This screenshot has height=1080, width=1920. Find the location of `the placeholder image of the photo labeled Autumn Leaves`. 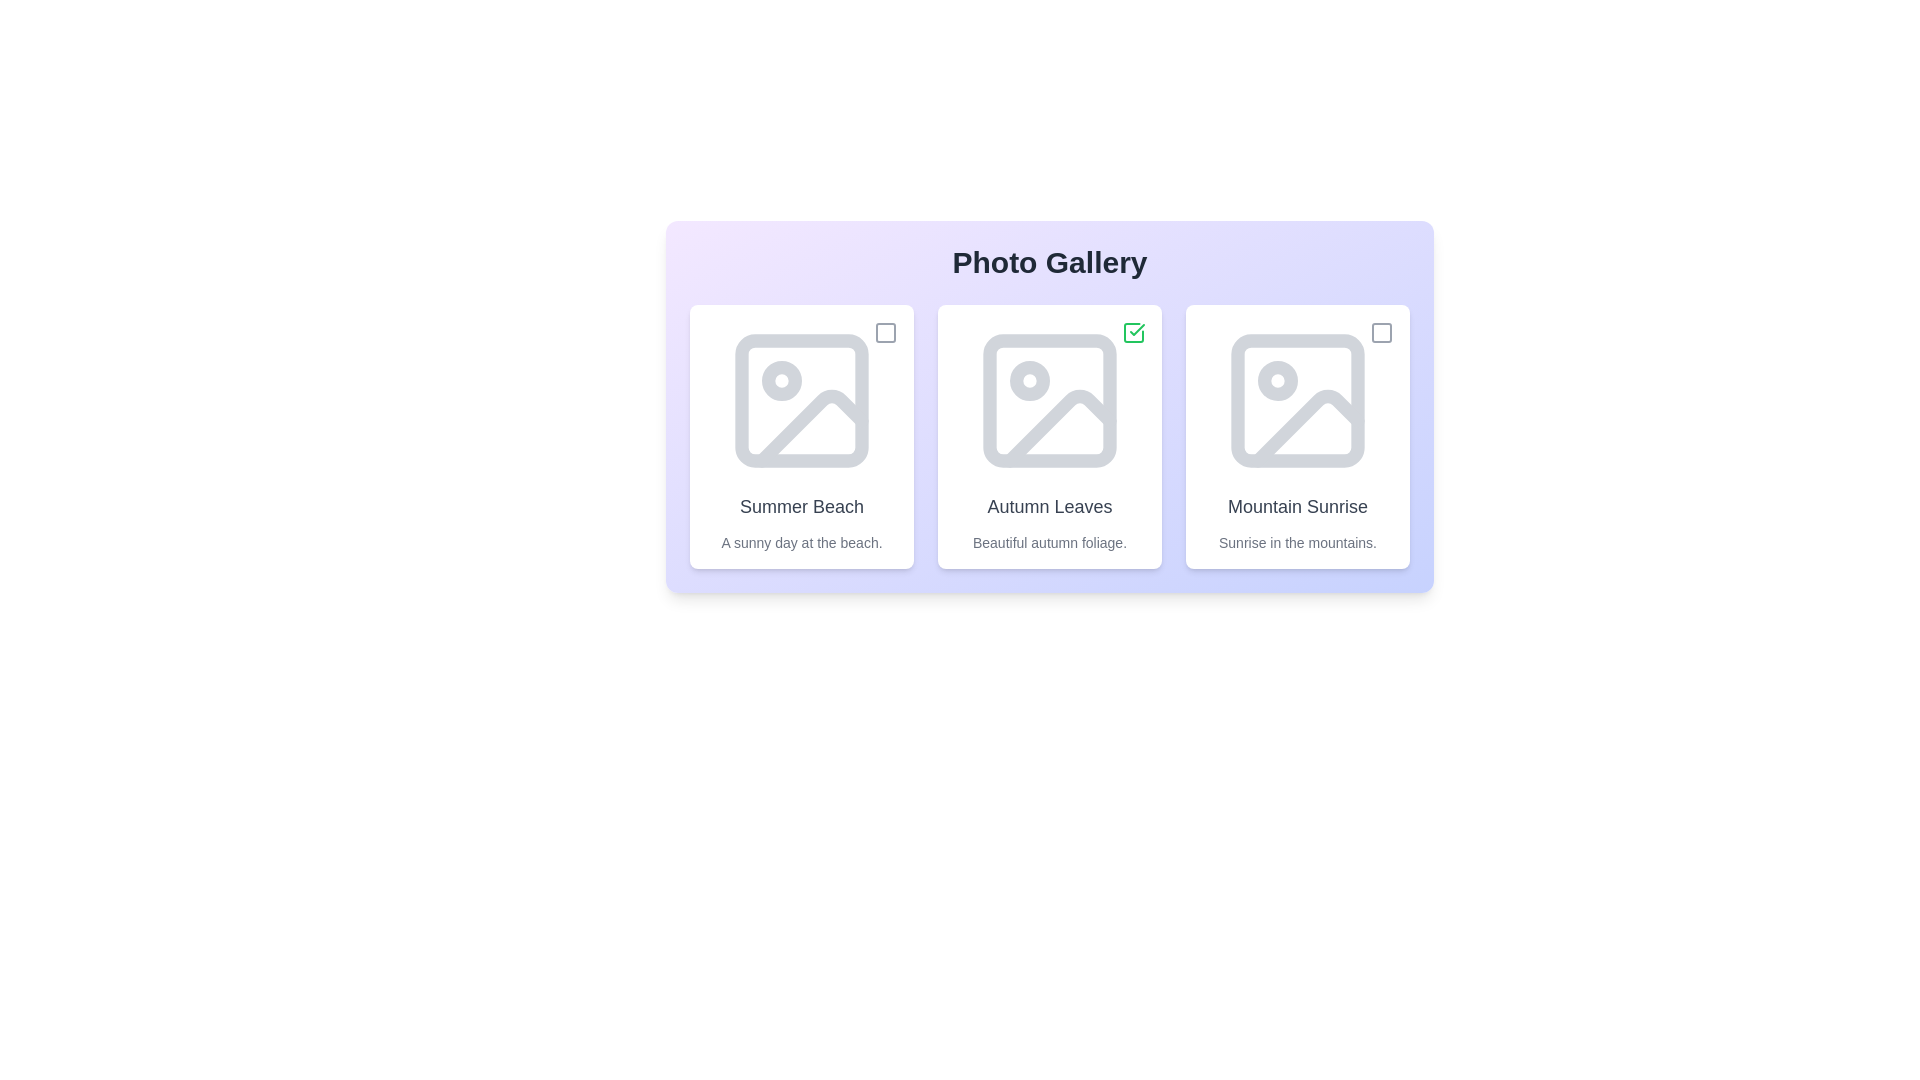

the placeholder image of the photo labeled Autumn Leaves is located at coordinates (1049, 401).